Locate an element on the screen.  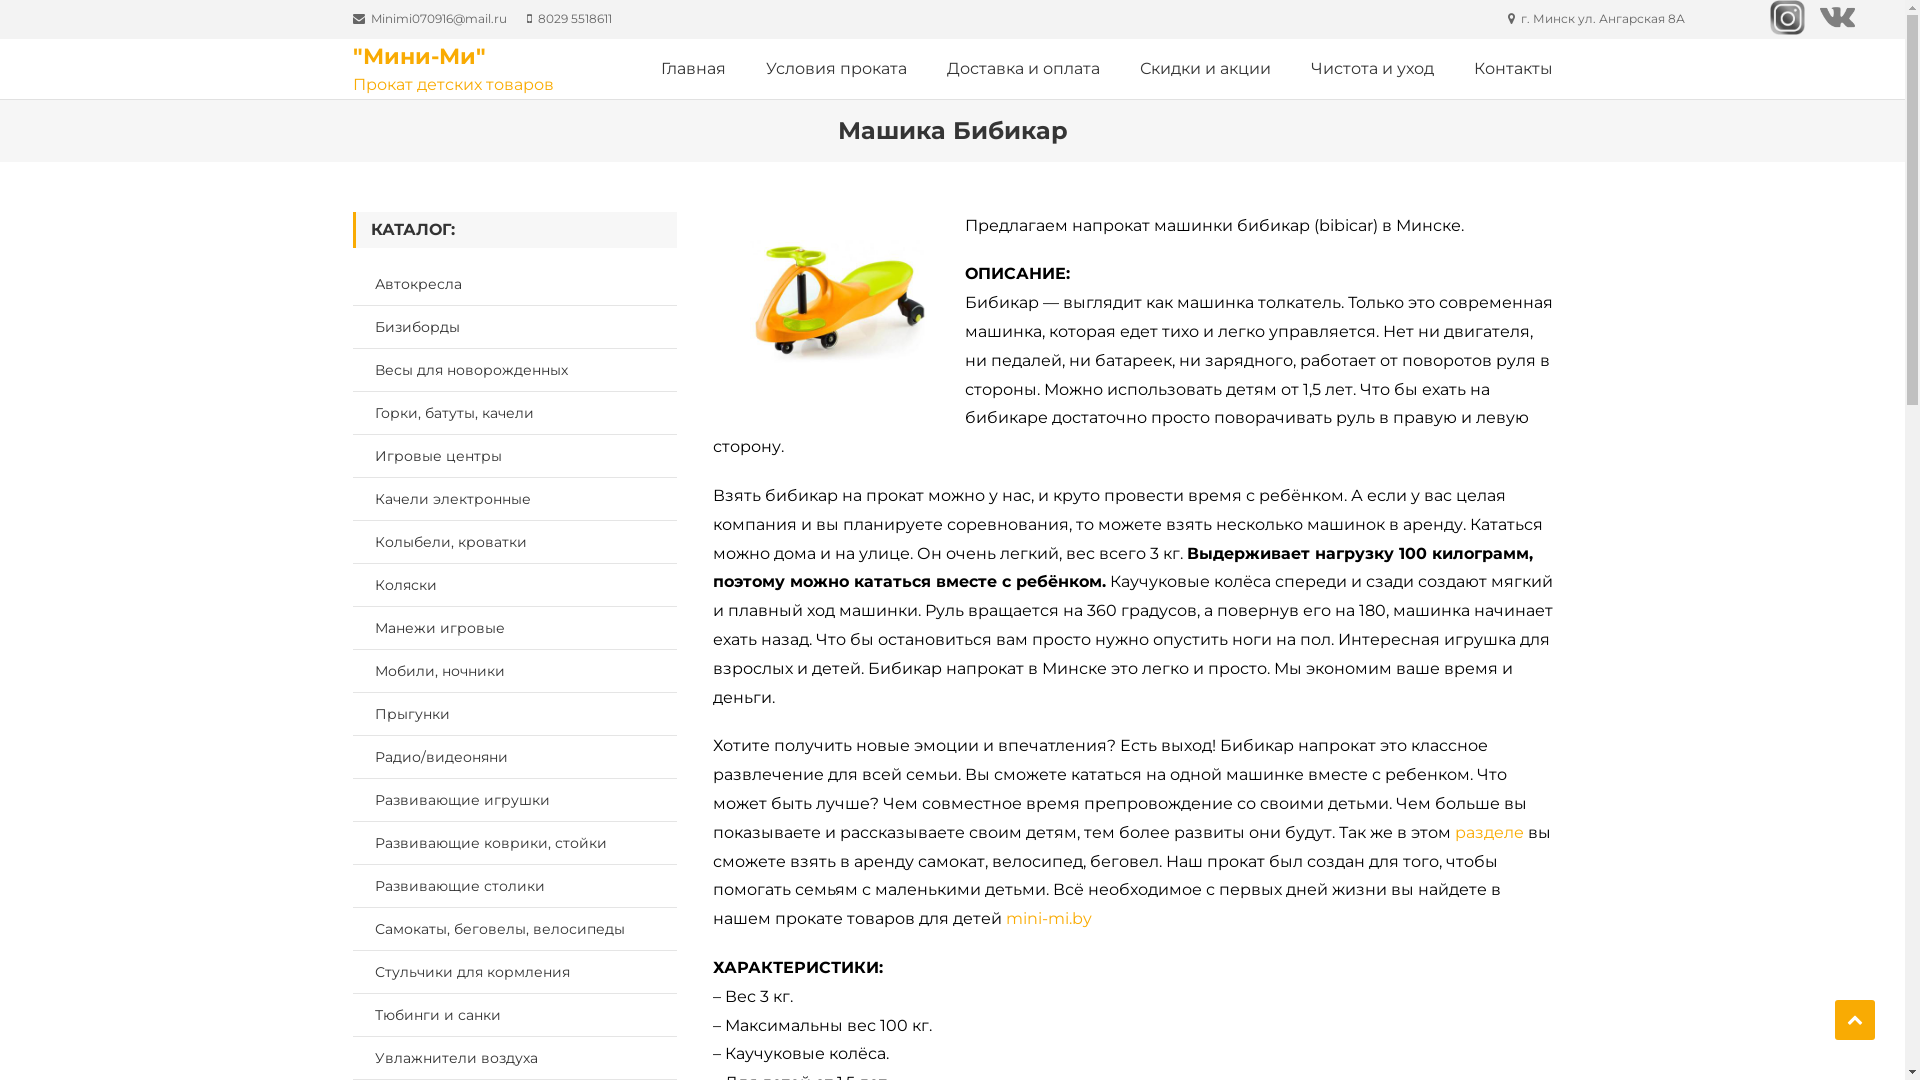
'mini-mi.by' is located at coordinates (1006, 918).